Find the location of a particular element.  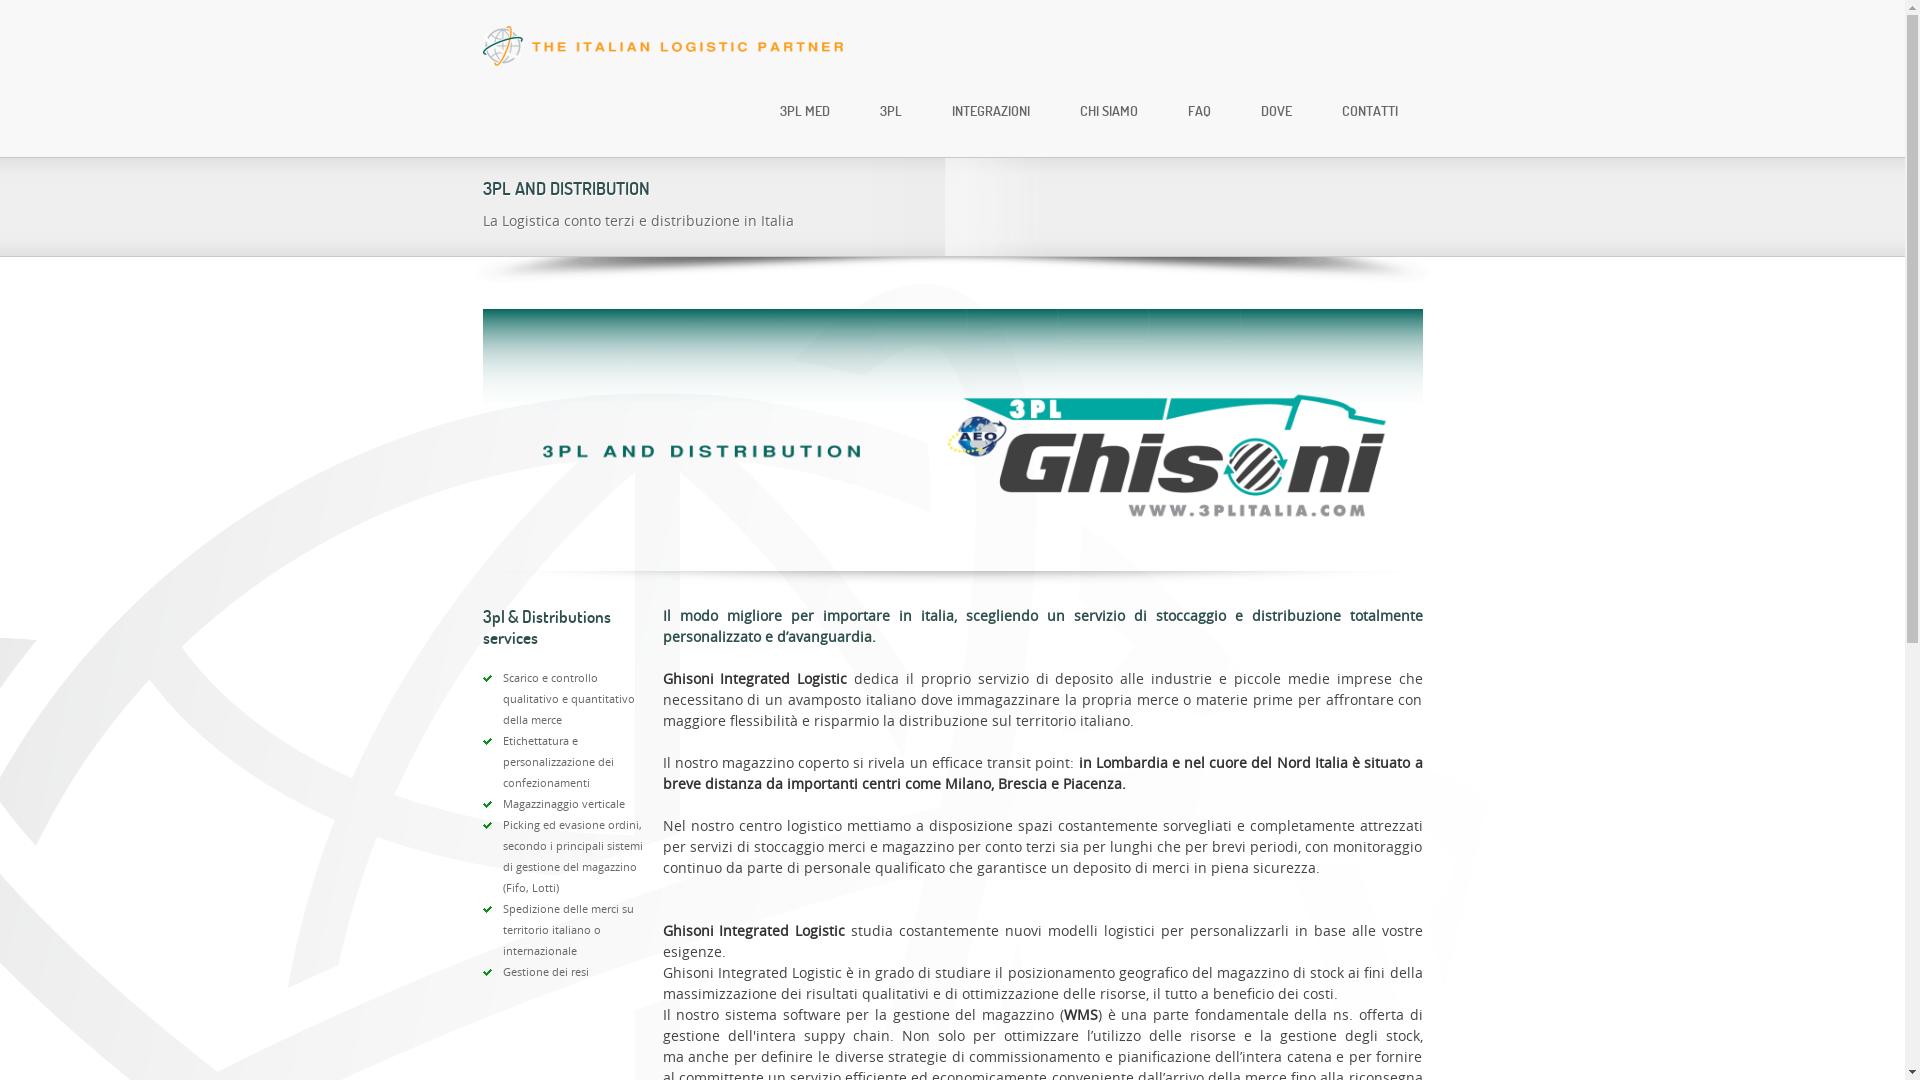

'DOVE' is located at coordinates (1275, 110).